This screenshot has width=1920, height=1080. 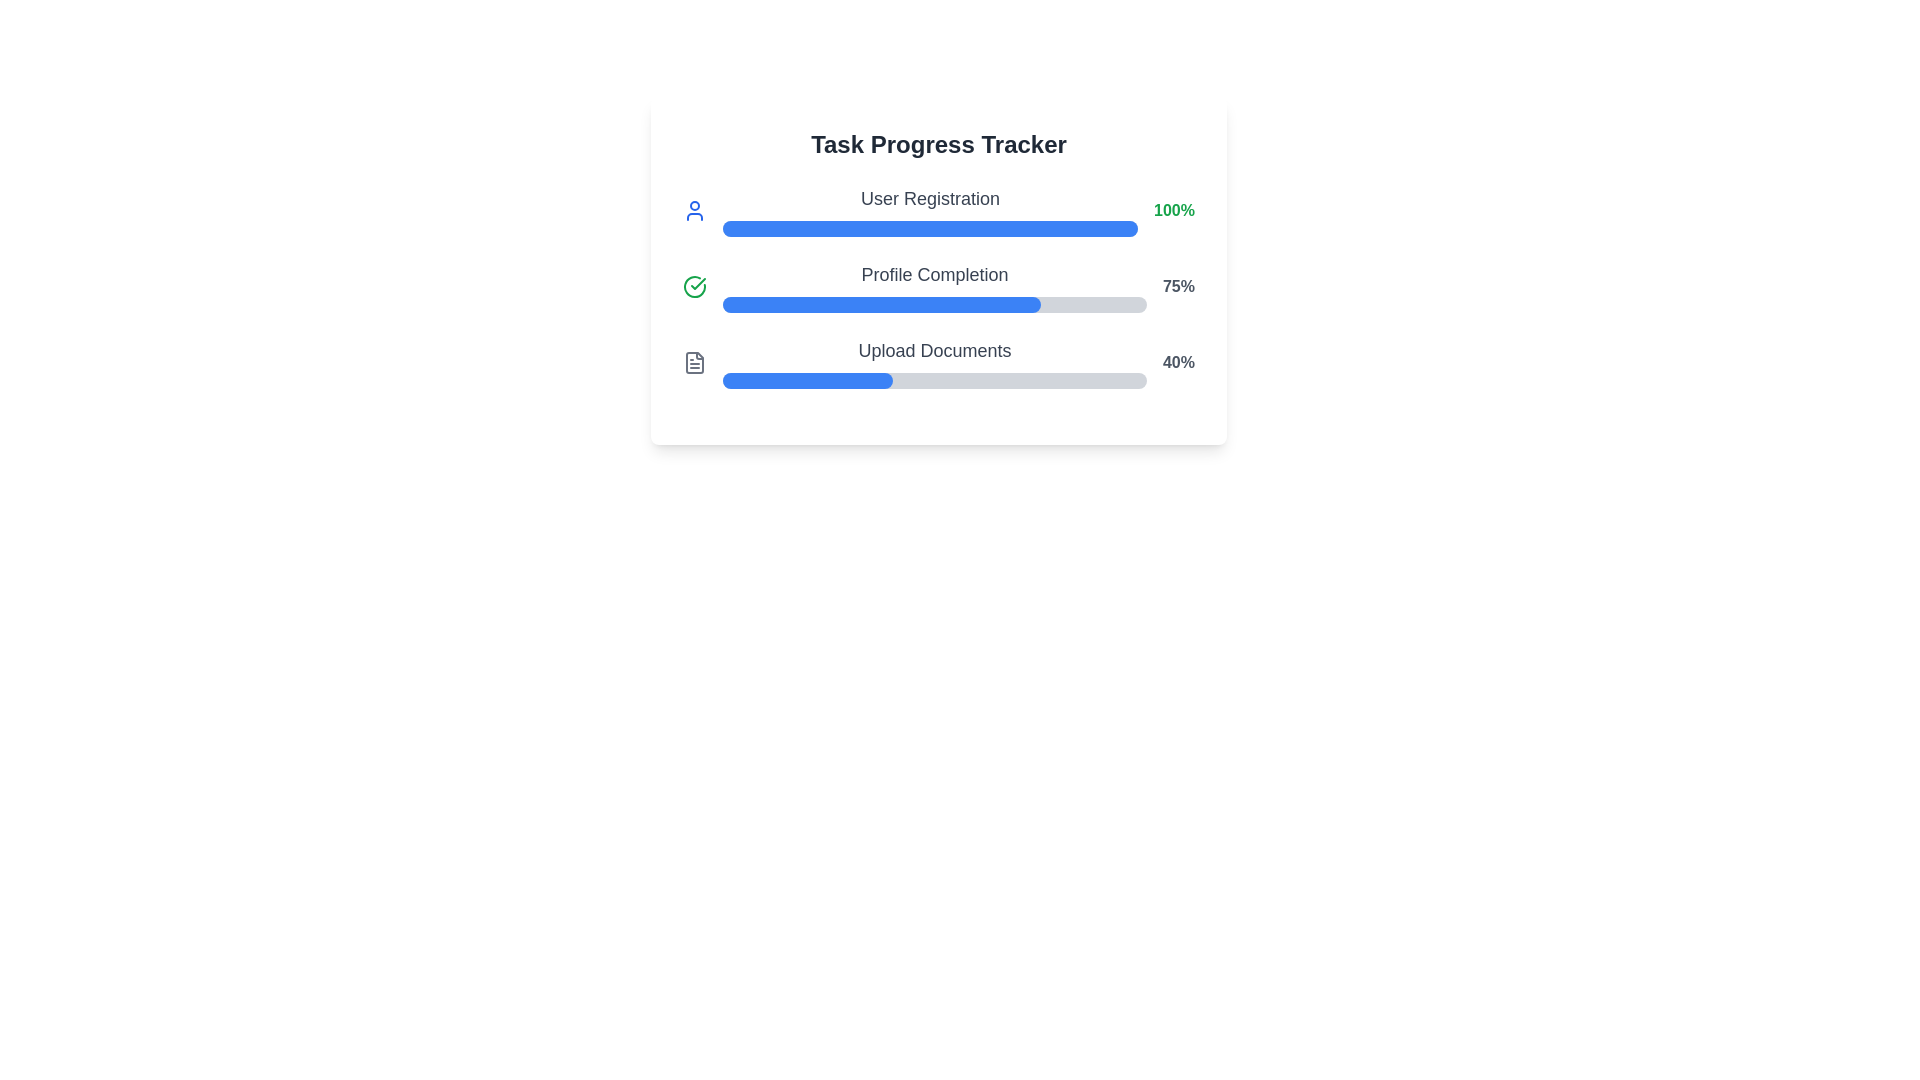 What do you see at coordinates (929, 199) in the screenshot?
I see `the 'User Registration' text label, which is styled in gray and is positioned prominently in the progress bar interface` at bounding box center [929, 199].